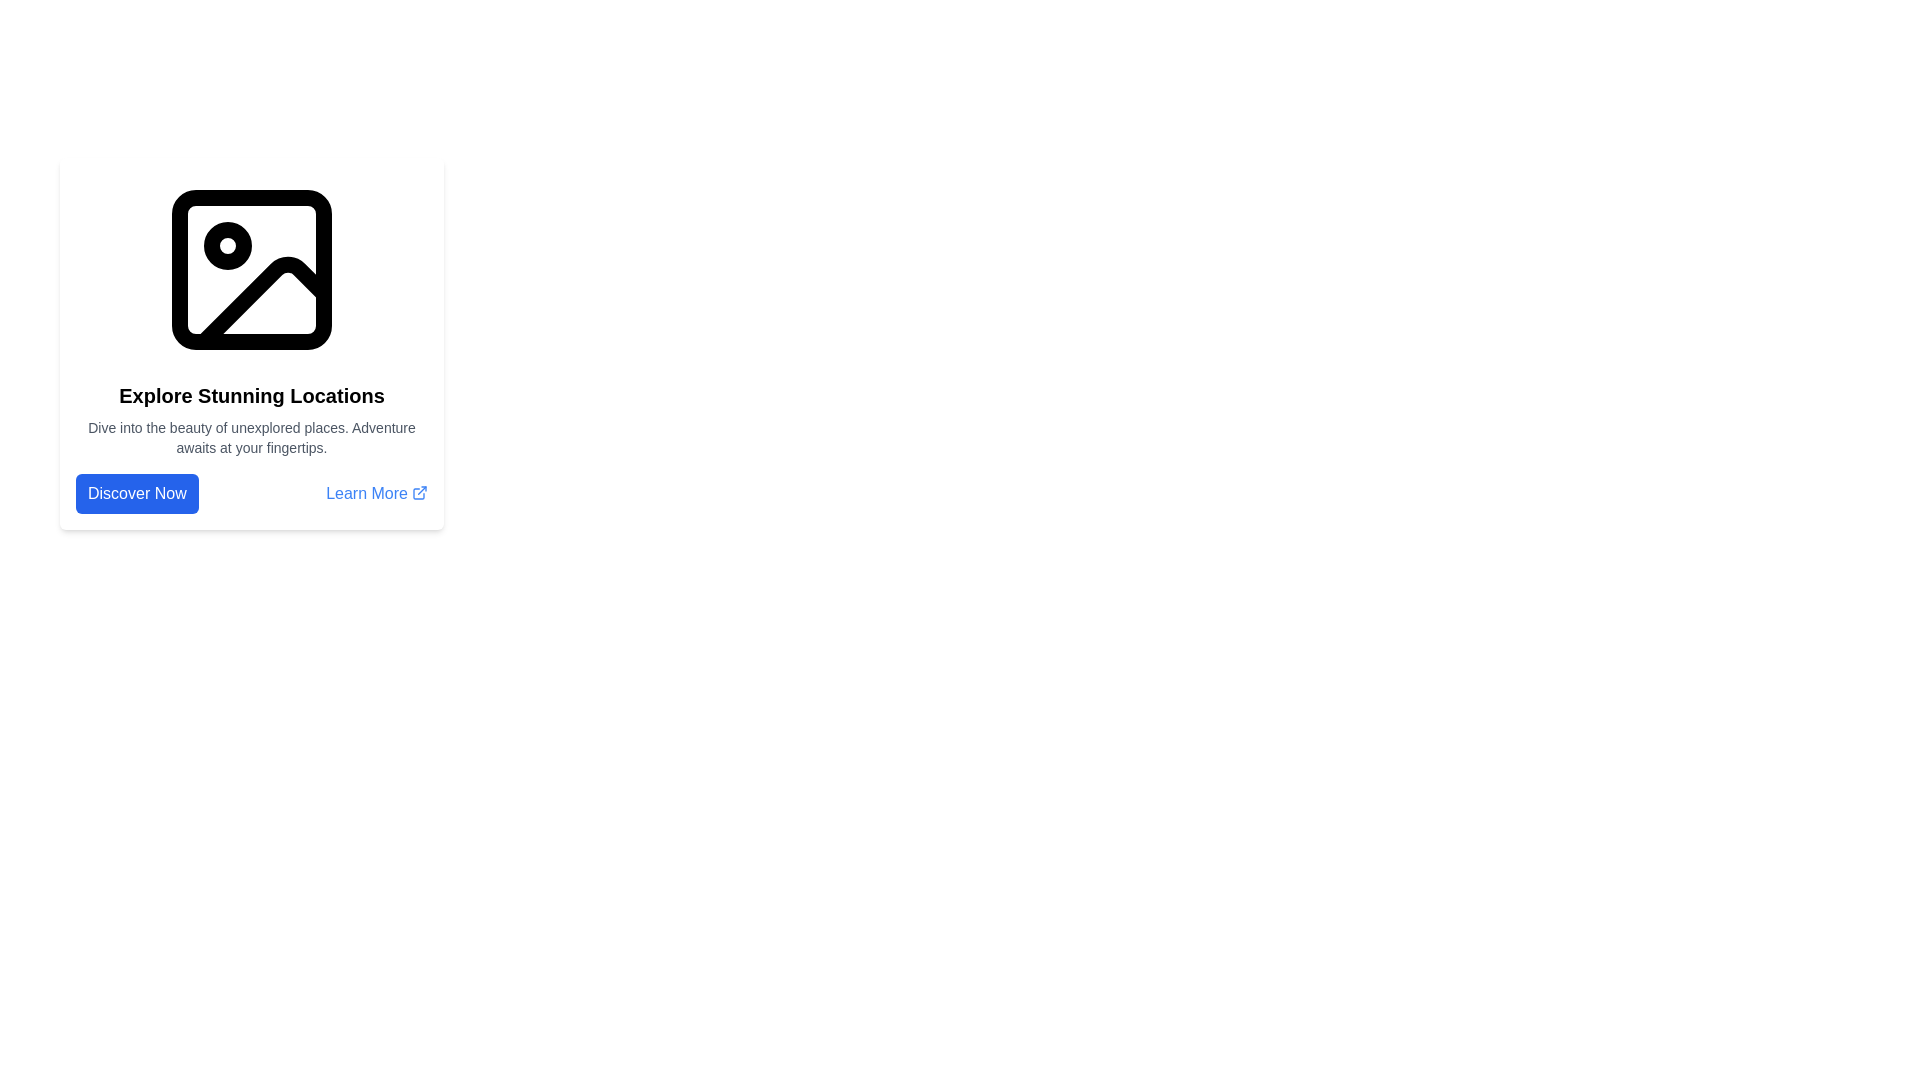 The image size is (1920, 1080). Describe the element at coordinates (419, 493) in the screenshot. I see `the icon that indicates a link redirecting to an external source, located to the right of the 'Learn More' text within the bottom portion of a card component` at that location.